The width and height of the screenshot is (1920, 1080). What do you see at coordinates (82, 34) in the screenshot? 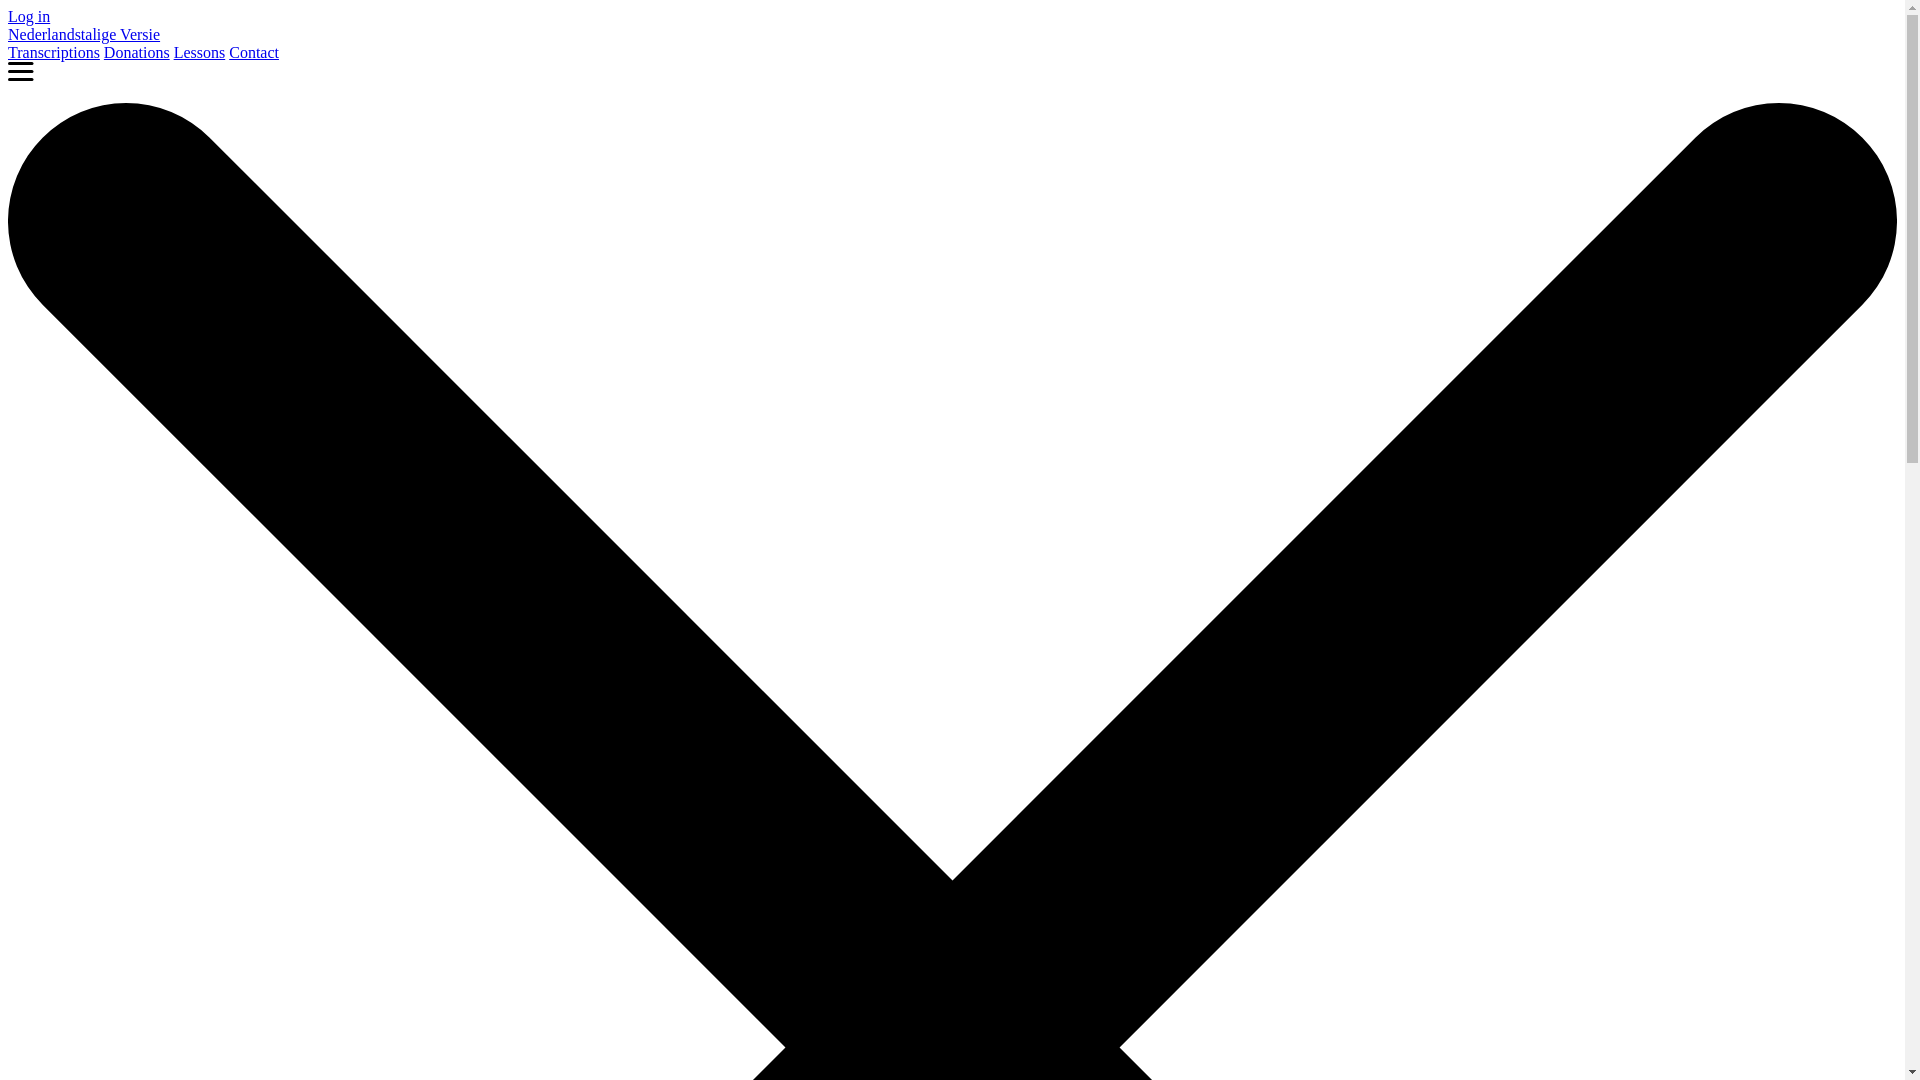
I see `'Nederlandstalige Versie'` at bounding box center [82, 34].